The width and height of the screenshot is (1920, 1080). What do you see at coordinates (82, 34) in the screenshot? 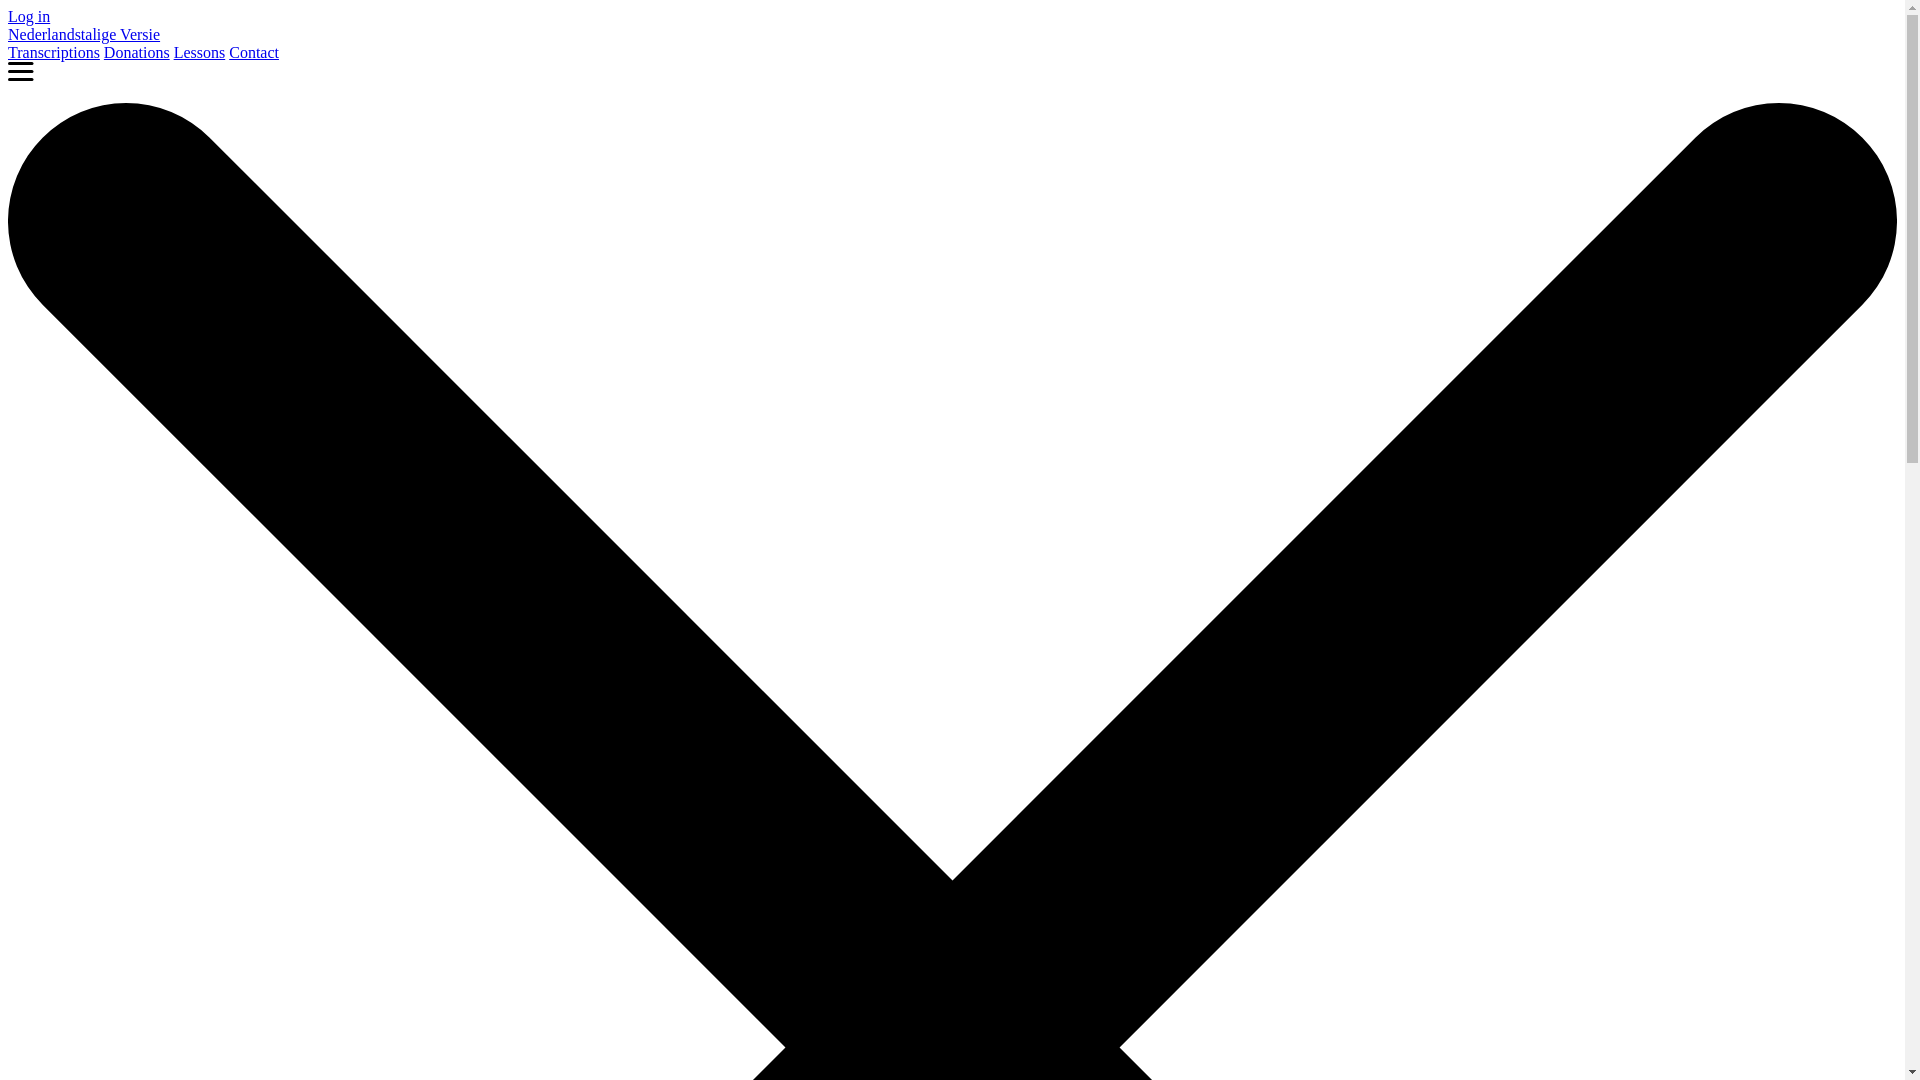
I see `'Nederlandstalige Versie'` at bounding box center [82, 34].